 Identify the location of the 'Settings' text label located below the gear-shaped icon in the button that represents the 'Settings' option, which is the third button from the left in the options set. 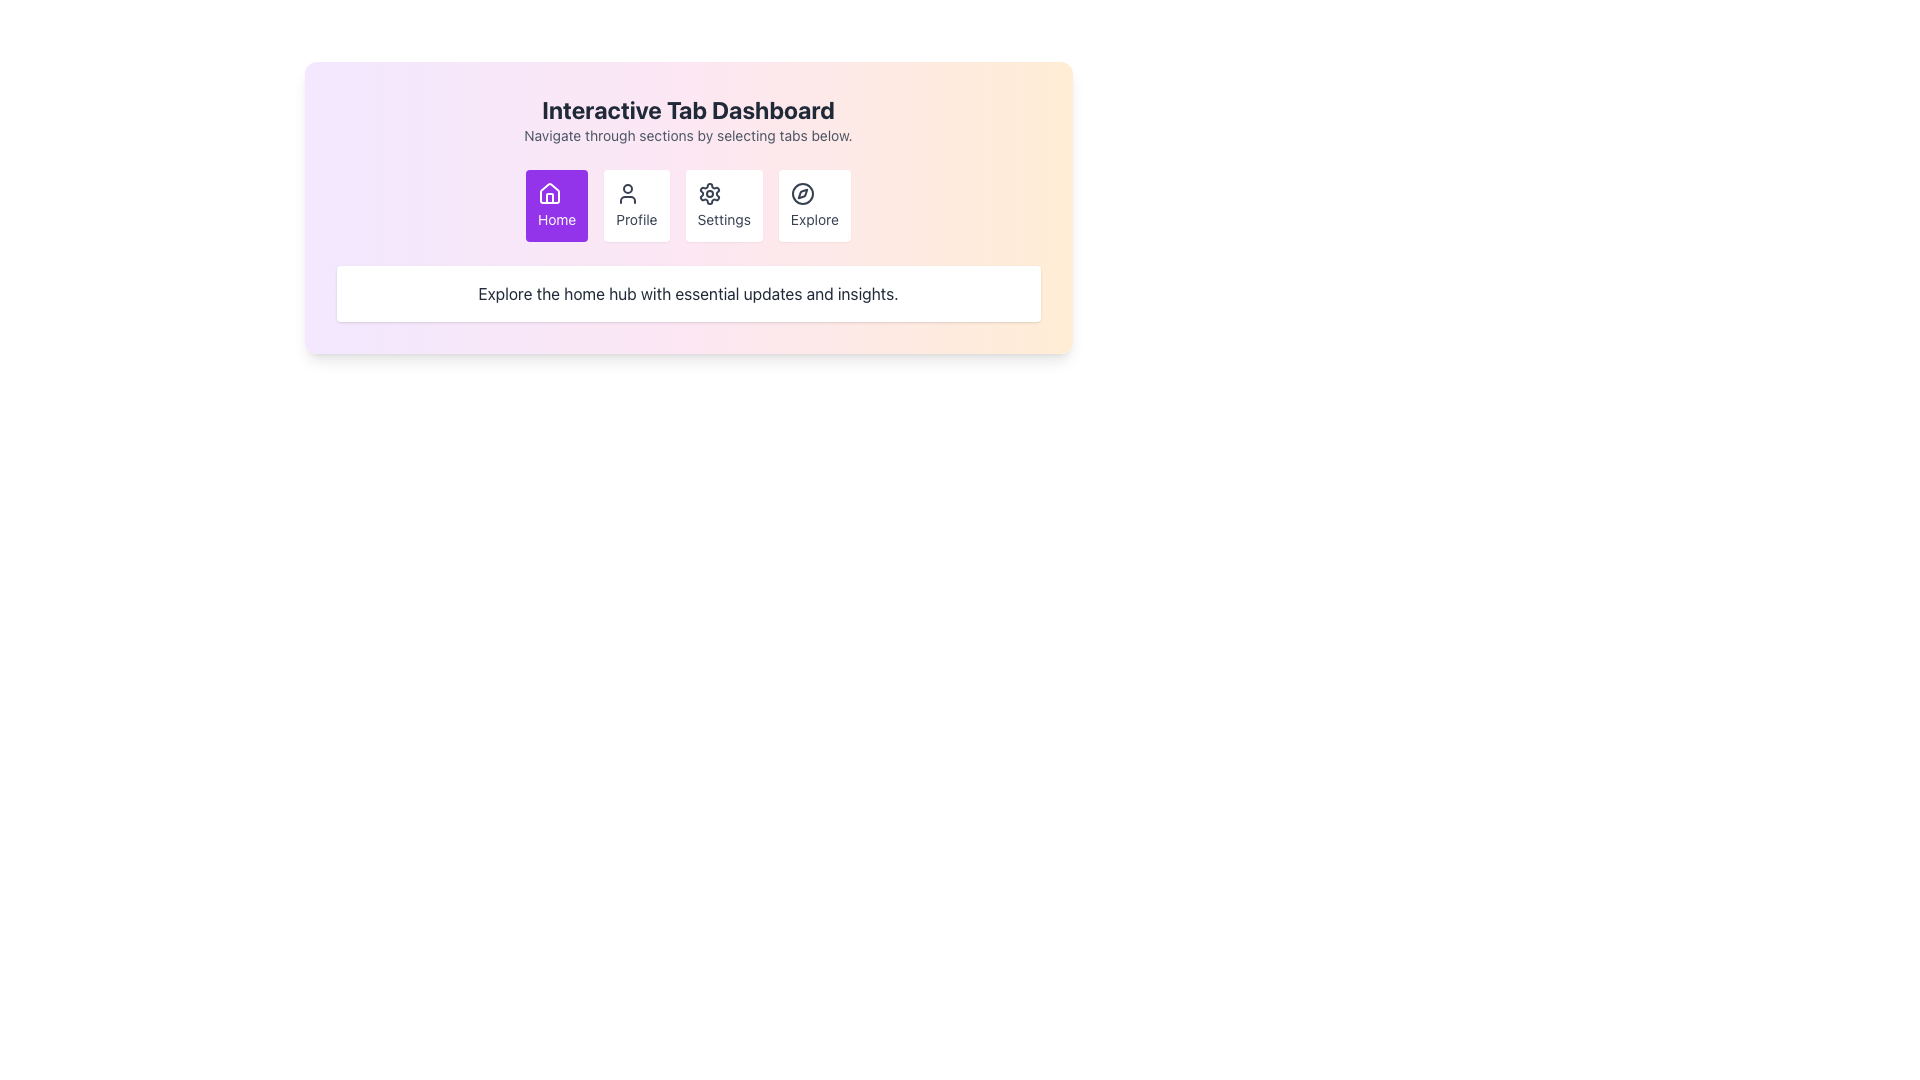
(723, 219).